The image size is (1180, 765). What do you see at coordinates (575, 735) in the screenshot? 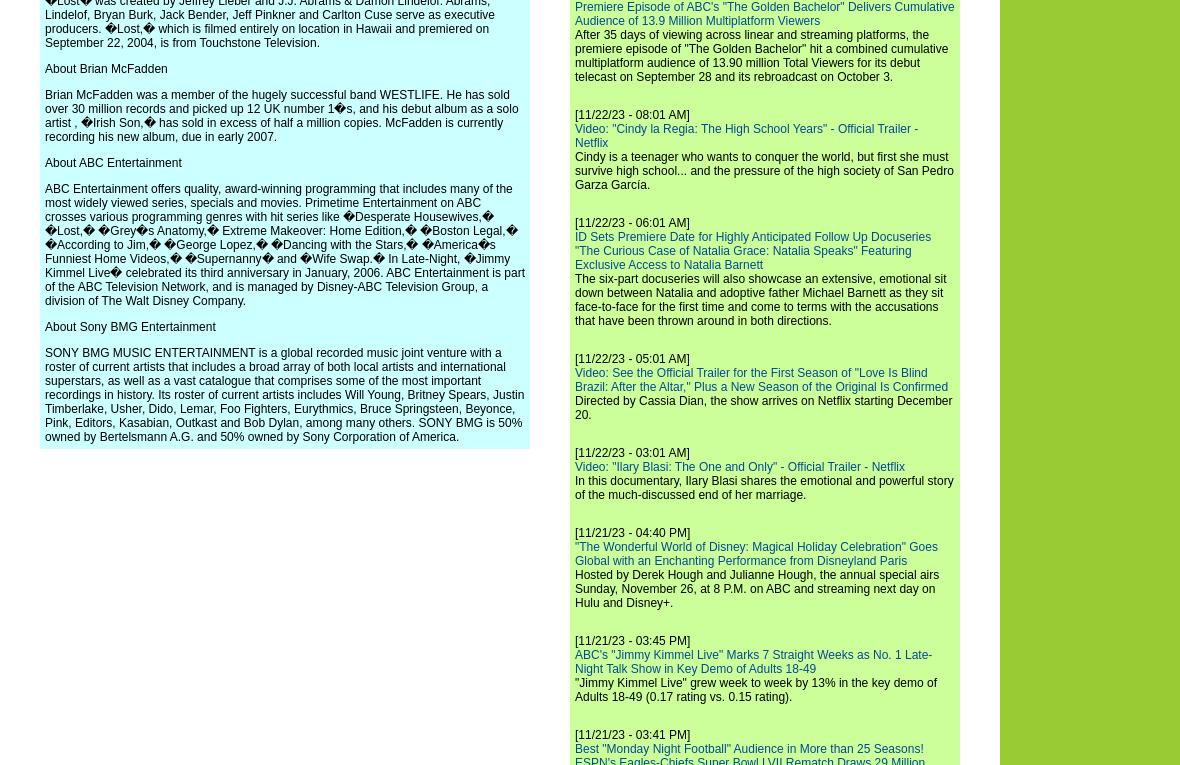
I see `'[11/21/23 - 03:41 PM]'` at bounding box center [575, 735].